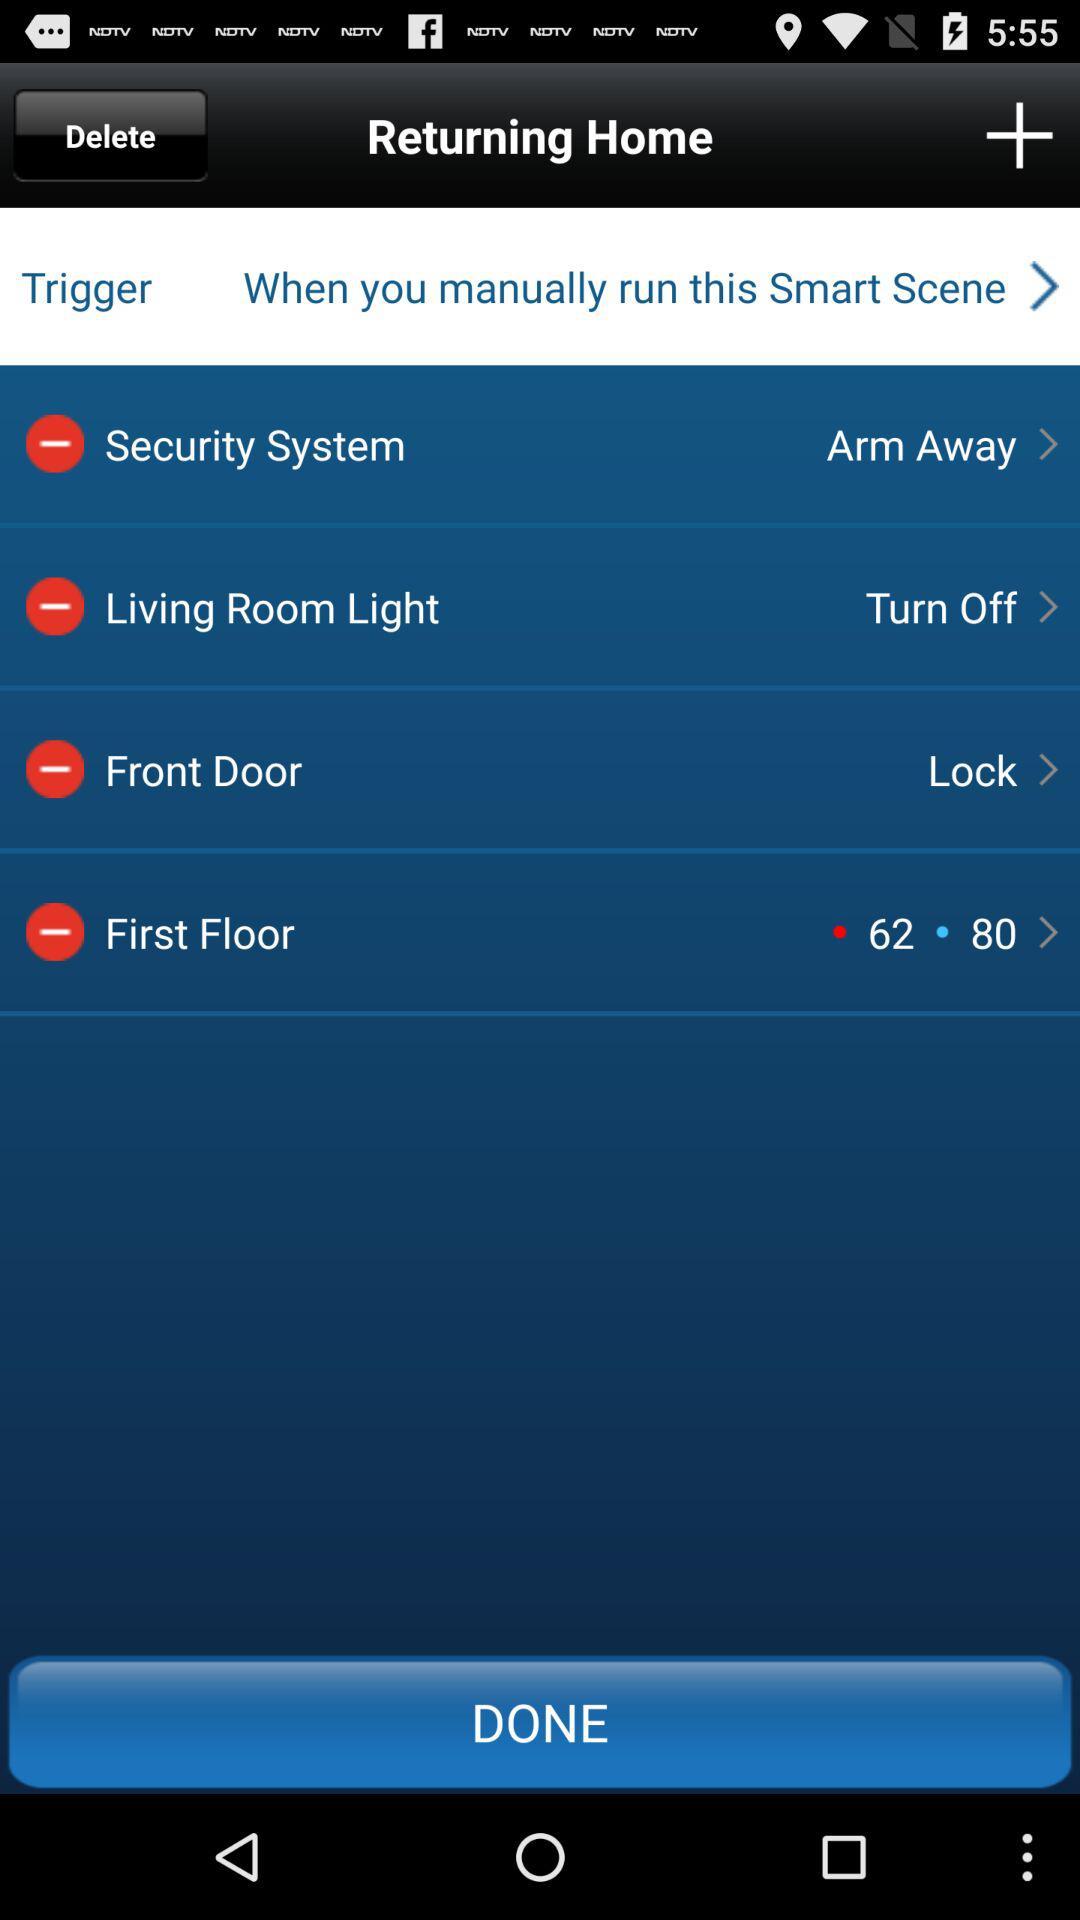 The height and width of the screenshot is (1920, 1080). I want to click on the red colow option, so click(54, 768).